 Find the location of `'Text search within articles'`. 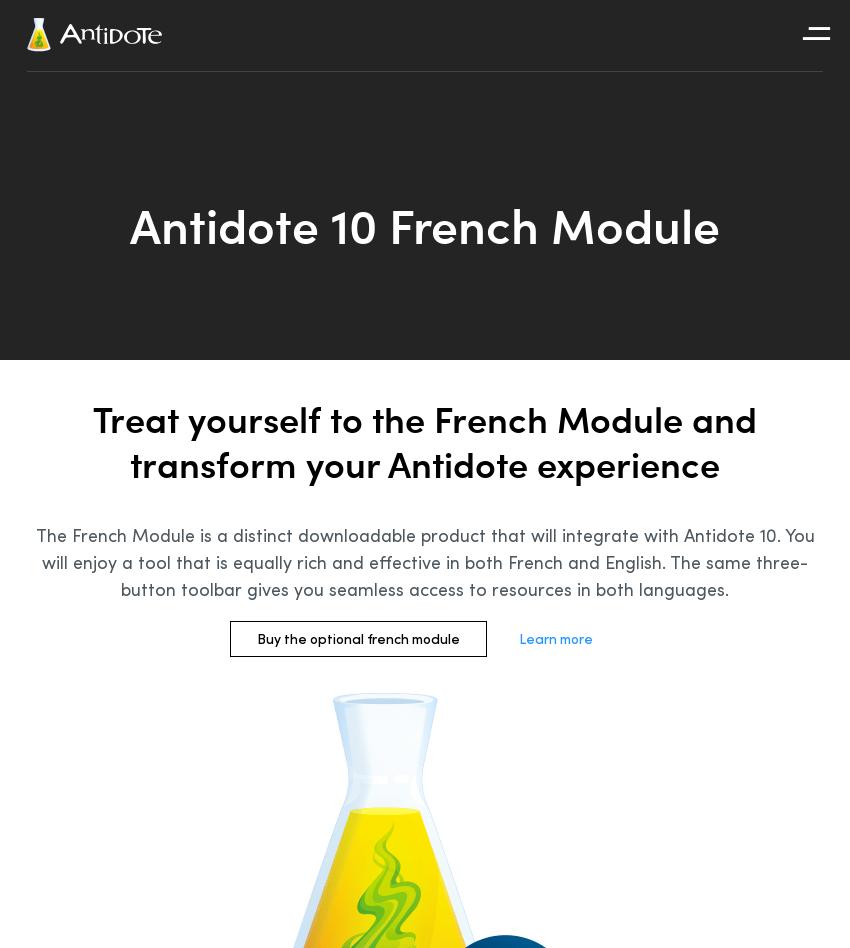

'Text search within articles' is located at coordinates (742, 194).